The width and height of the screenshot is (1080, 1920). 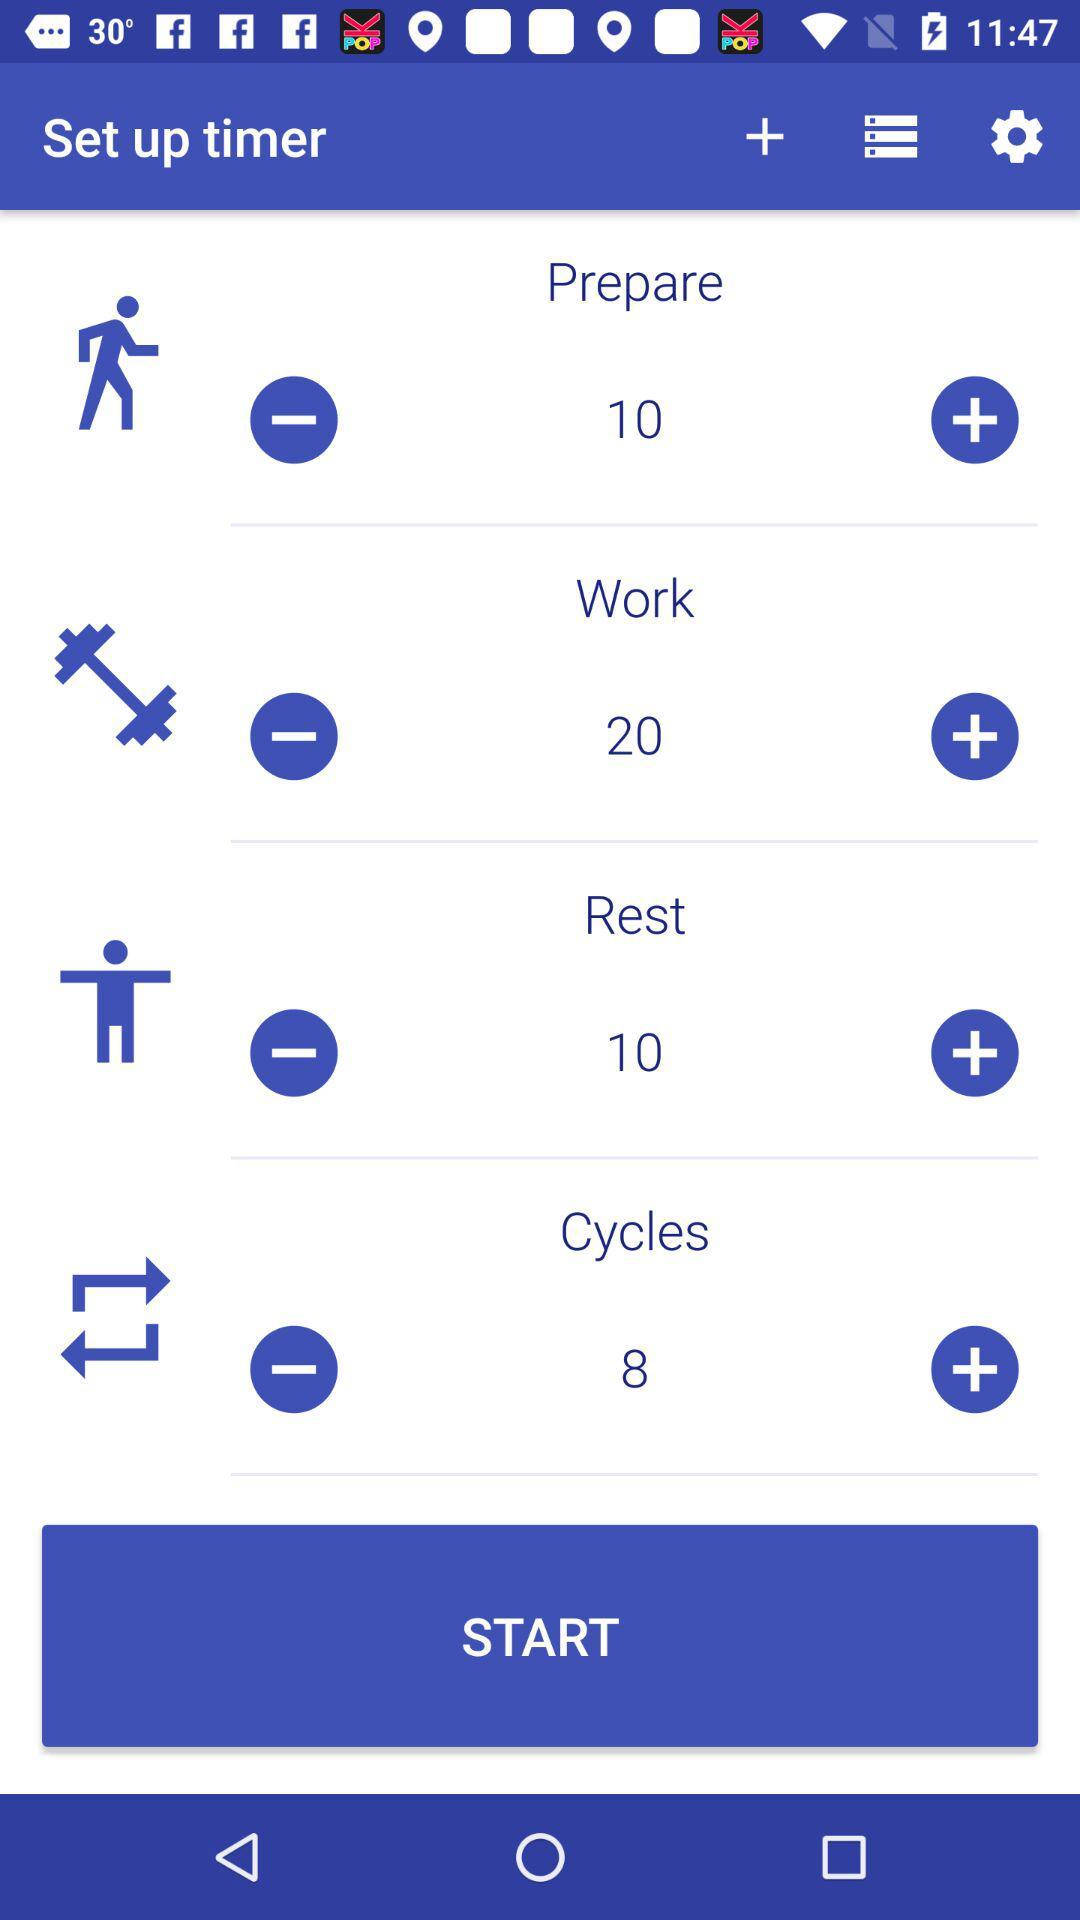 What do you see at coordinates (764, 135) in the screenshot?
I see `item to the right of the set up timer` at bounding box center [764, 135].